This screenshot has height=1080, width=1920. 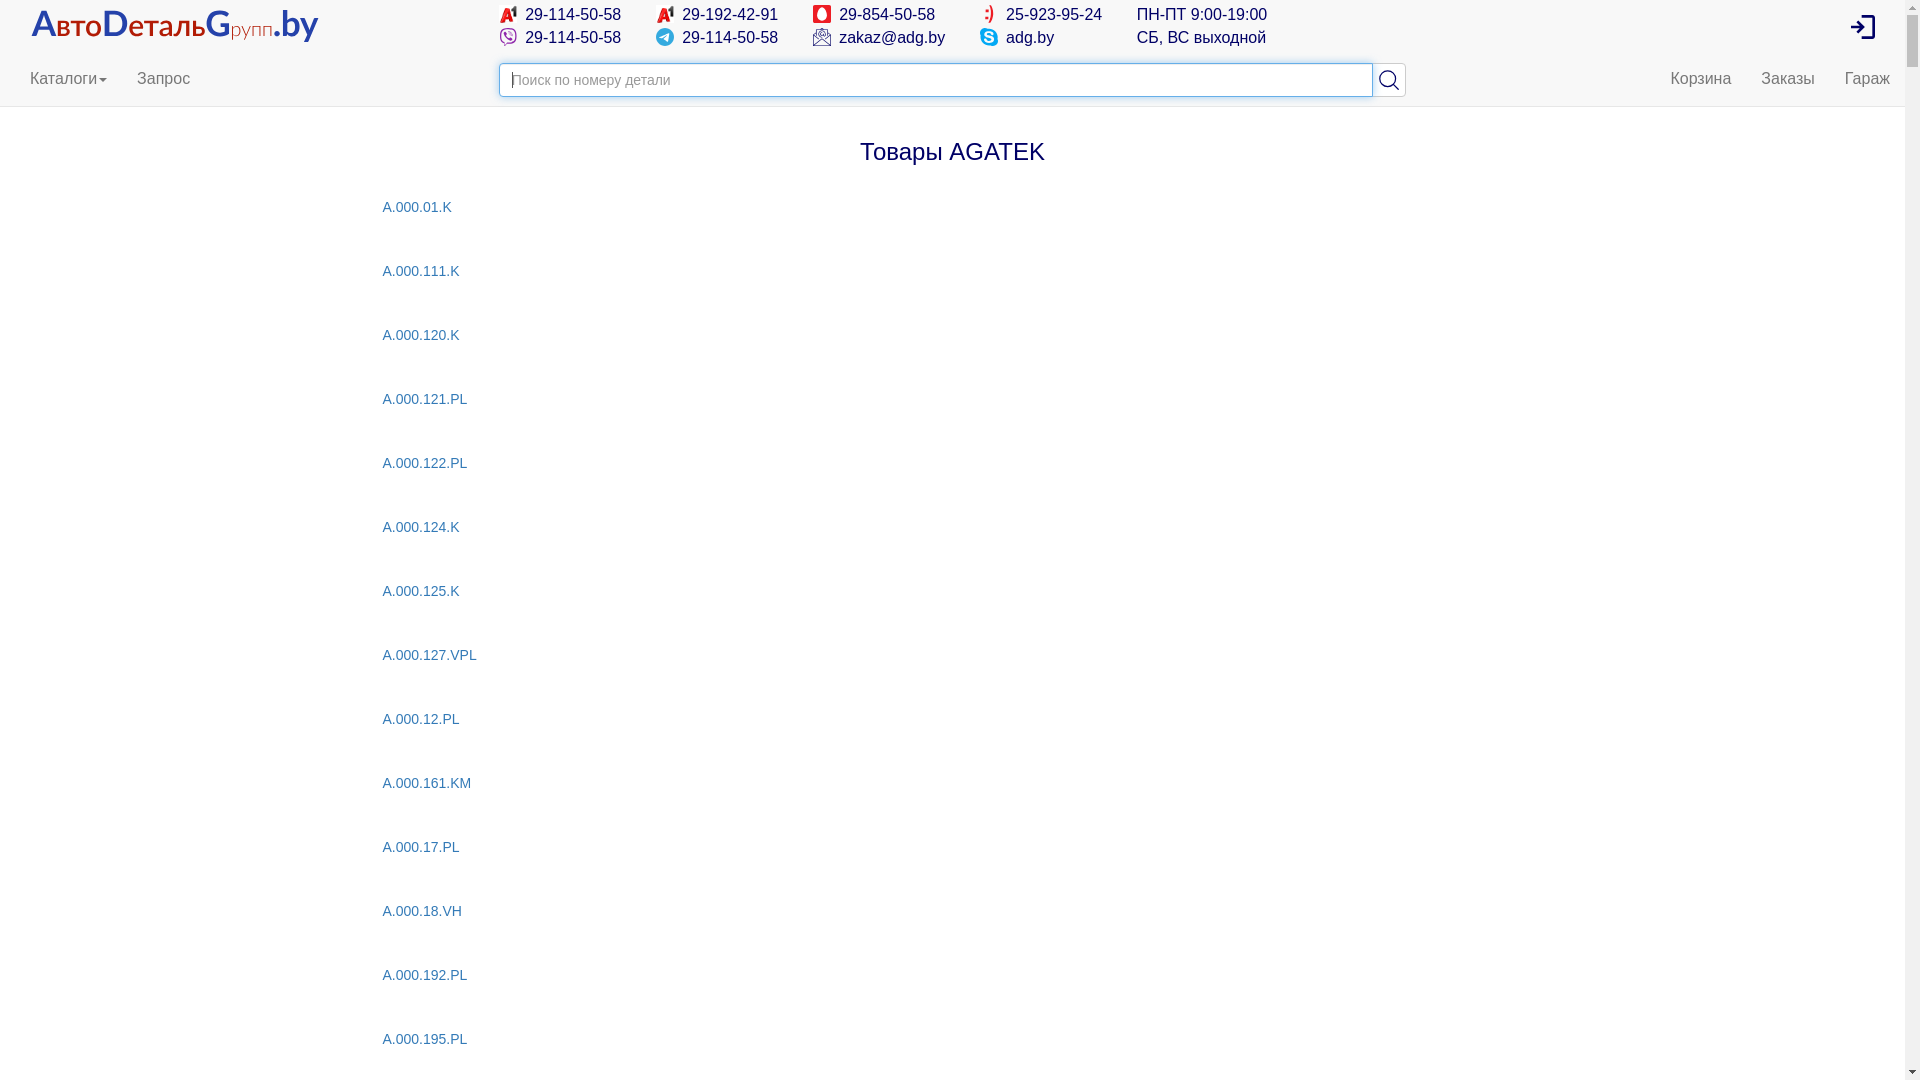 I want to click on 'A.000.12.PL', so click(x=950, y=717).